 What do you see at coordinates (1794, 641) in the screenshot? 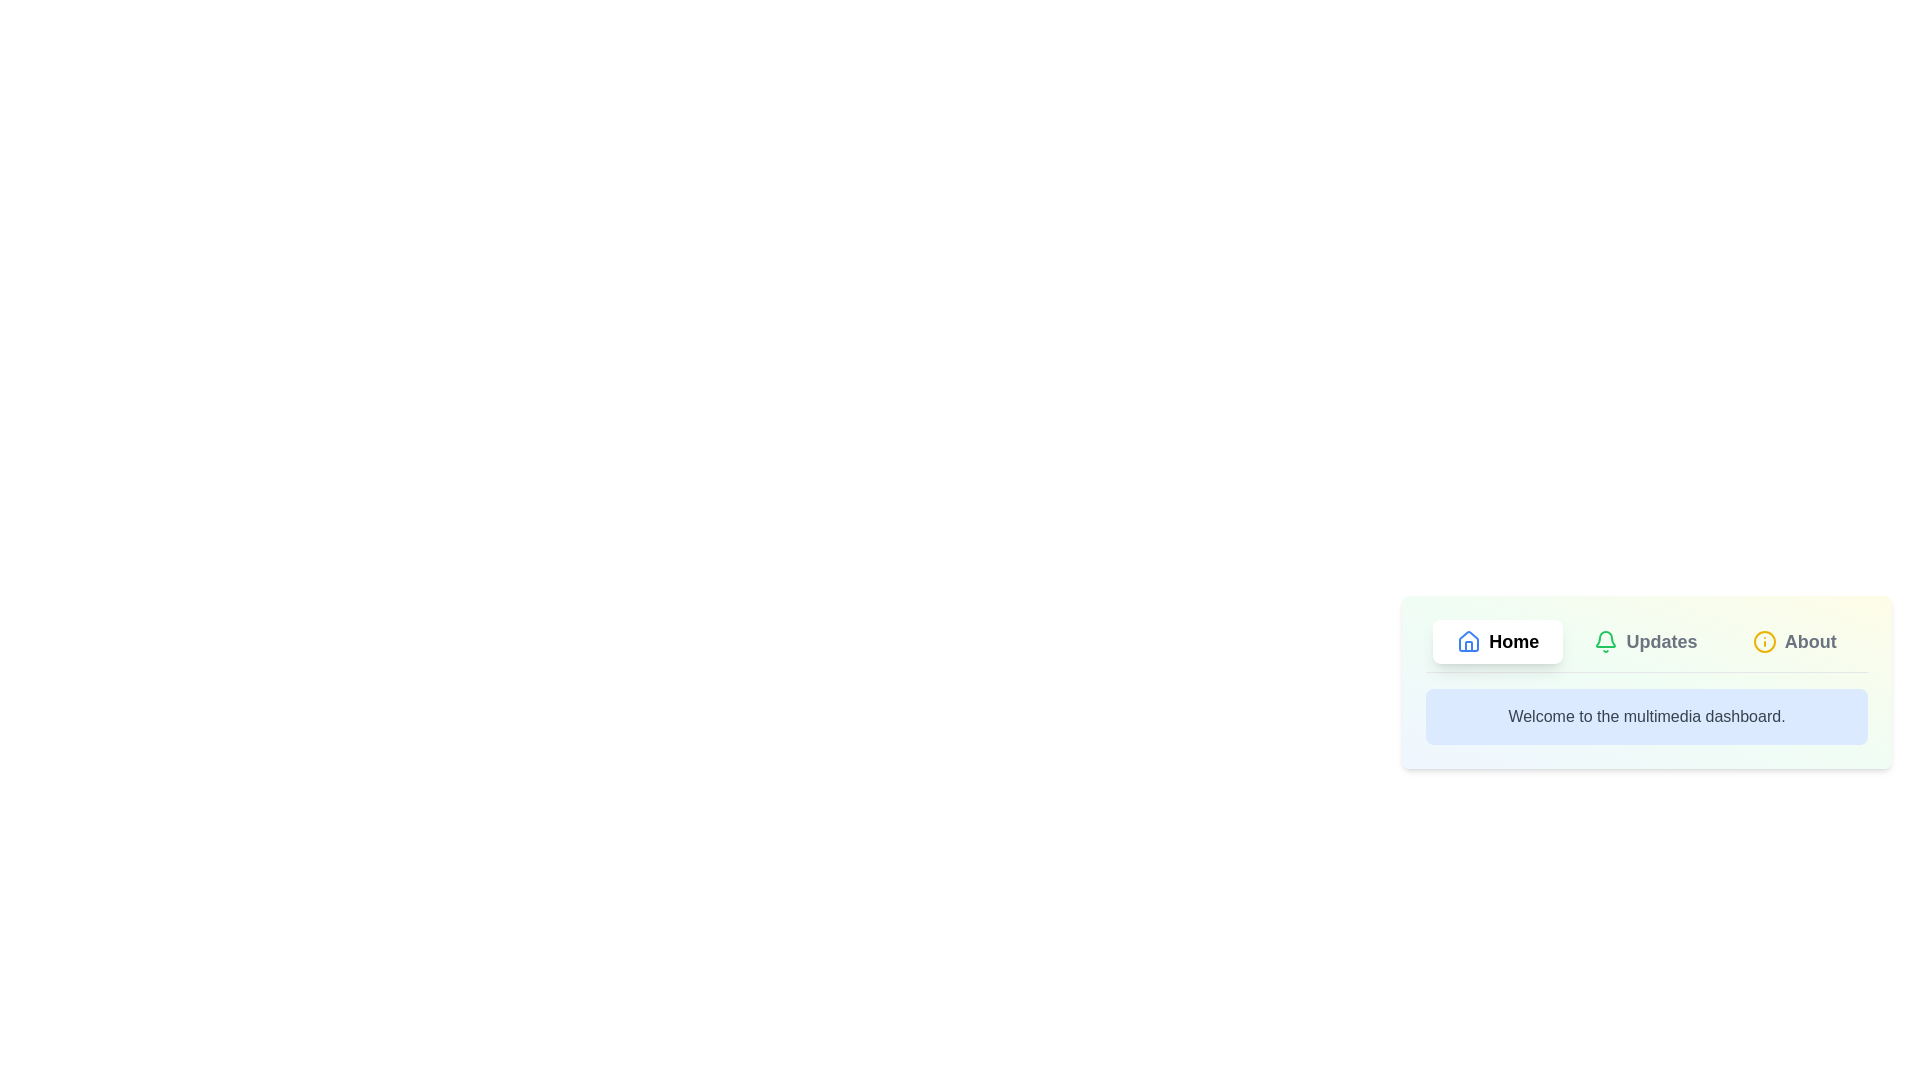
I see `the About tab` at bounding box center [1794, 641].